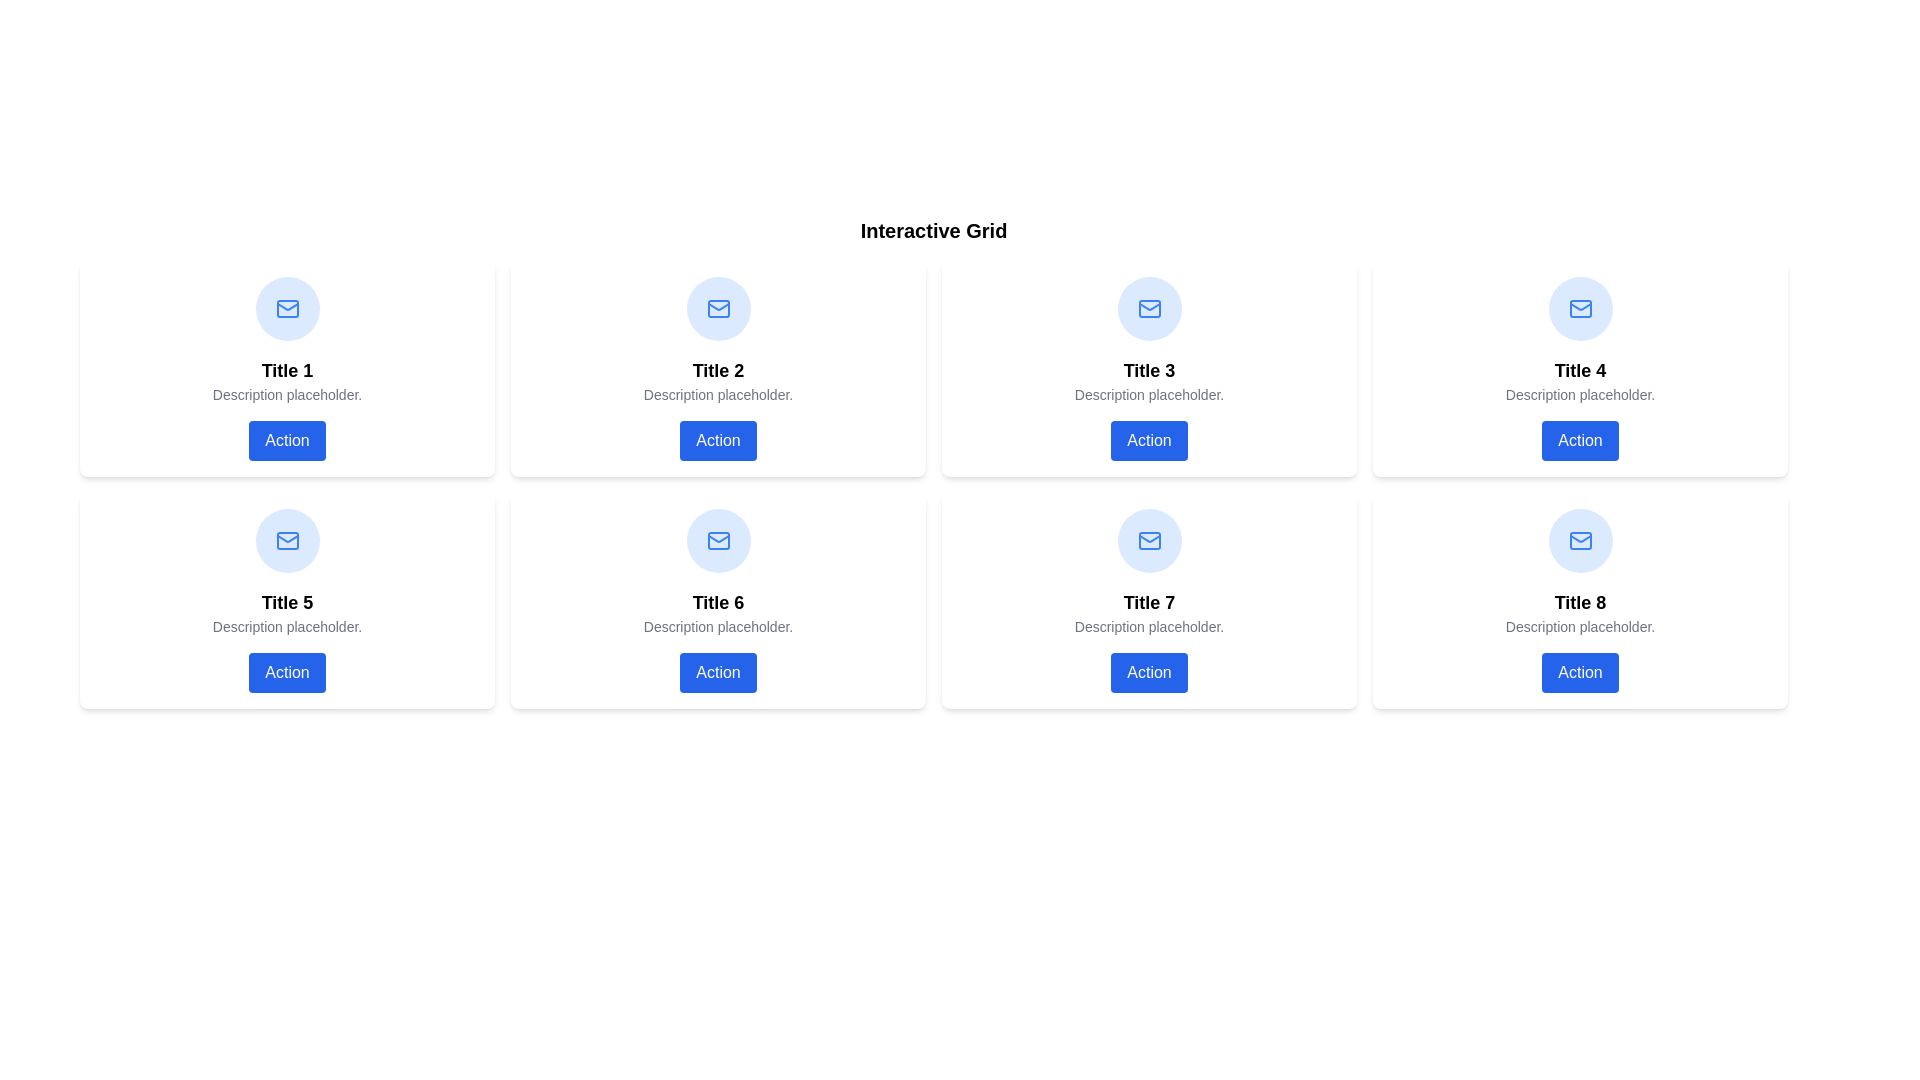  Describe the element at coordinates (286, 626) in the screenshot. I see `the descriptive Text Label located in the fifth card of the grid layout, positioned below 'Title 5' and above the 'Action' button` at that location.